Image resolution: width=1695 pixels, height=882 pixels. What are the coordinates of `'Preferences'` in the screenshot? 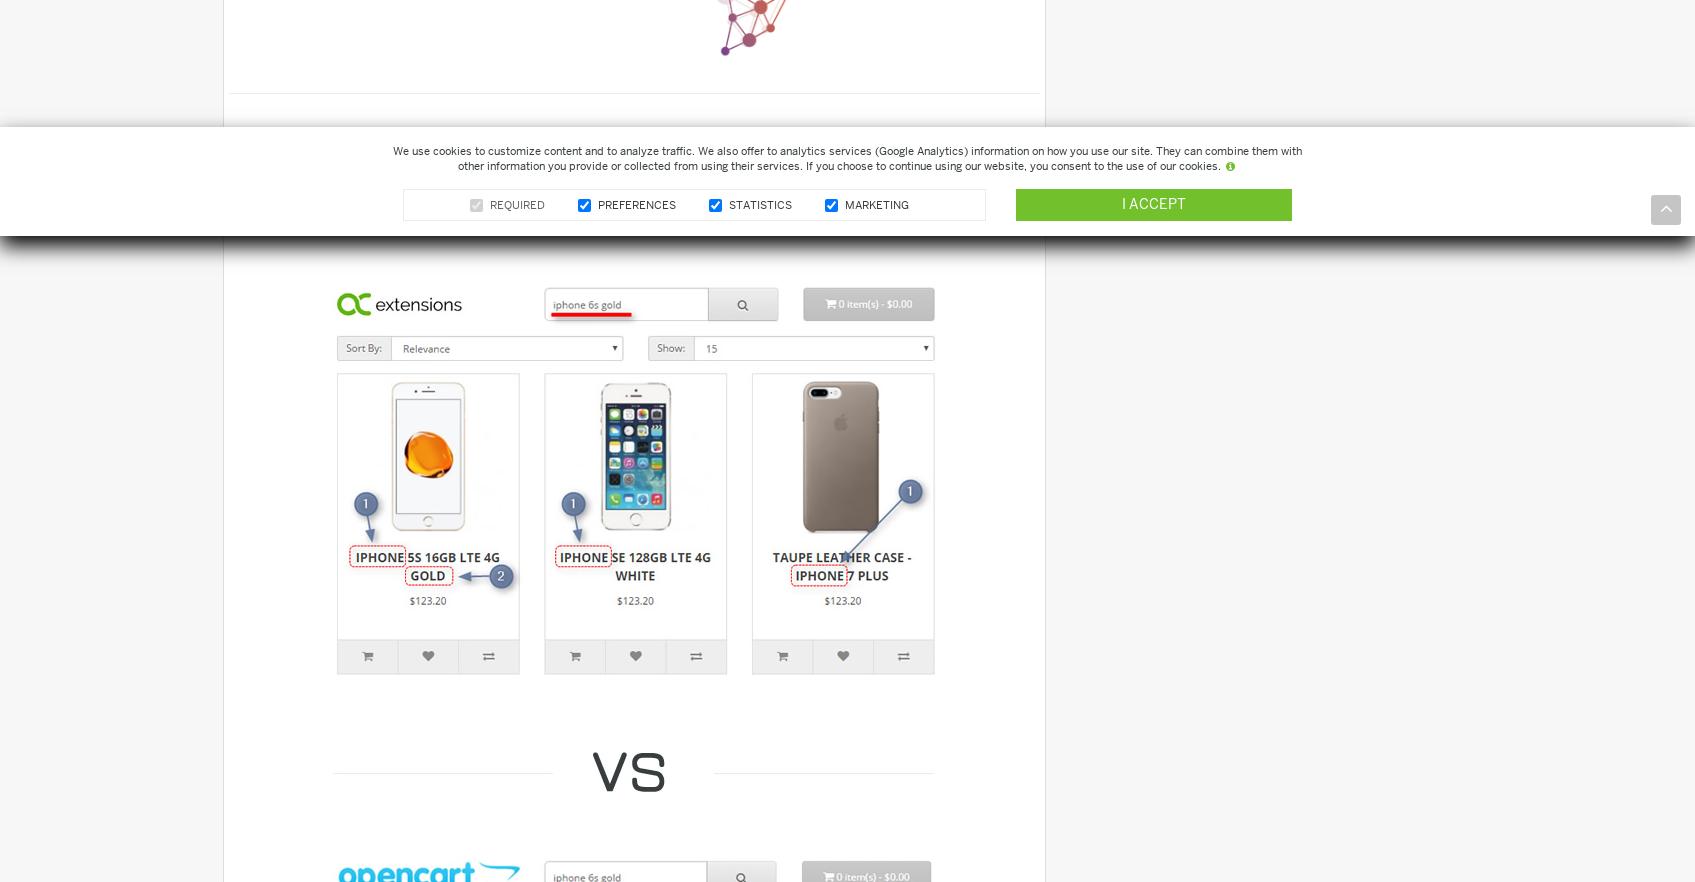 It's located at (595, 204).